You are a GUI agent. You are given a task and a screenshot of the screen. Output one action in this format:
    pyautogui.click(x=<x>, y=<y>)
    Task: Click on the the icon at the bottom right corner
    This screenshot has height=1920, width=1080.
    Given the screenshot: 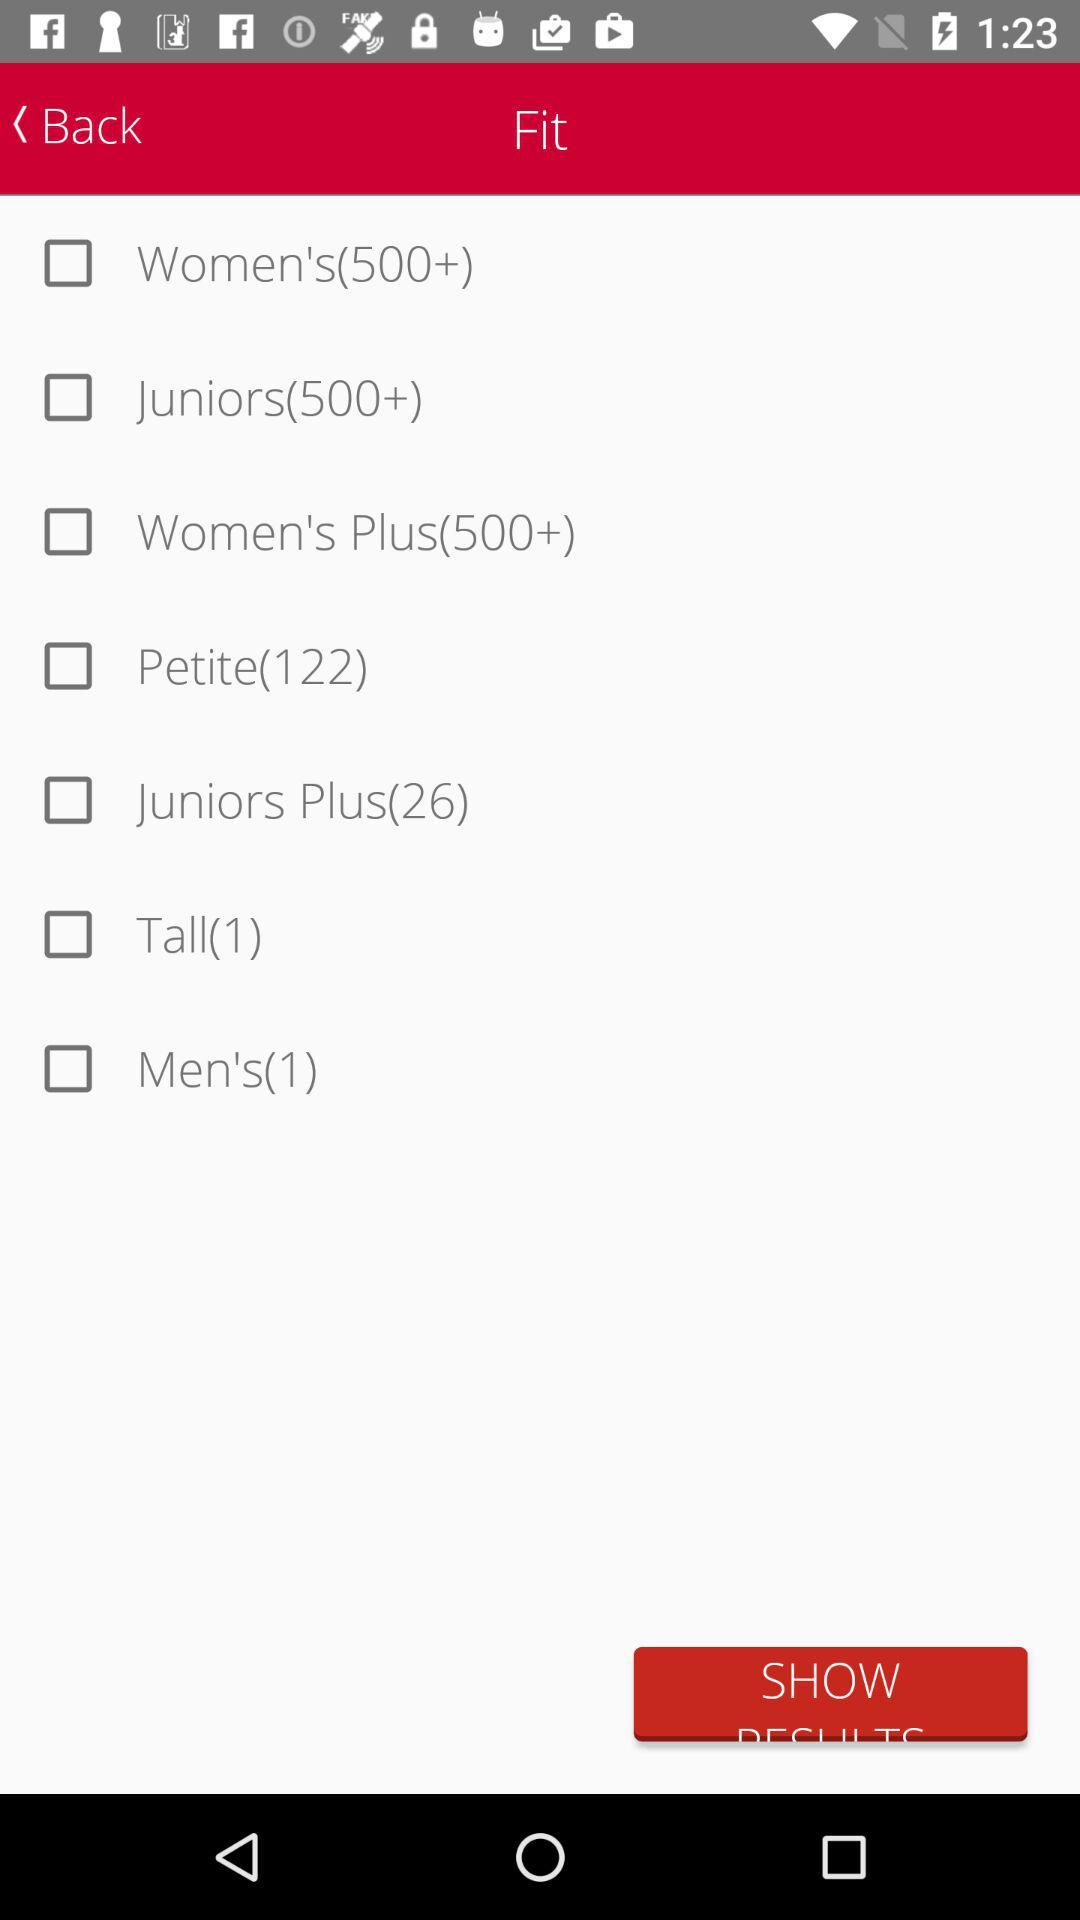 What is the action you would take?
    pyautogui.click(x=830, y=1693)
    